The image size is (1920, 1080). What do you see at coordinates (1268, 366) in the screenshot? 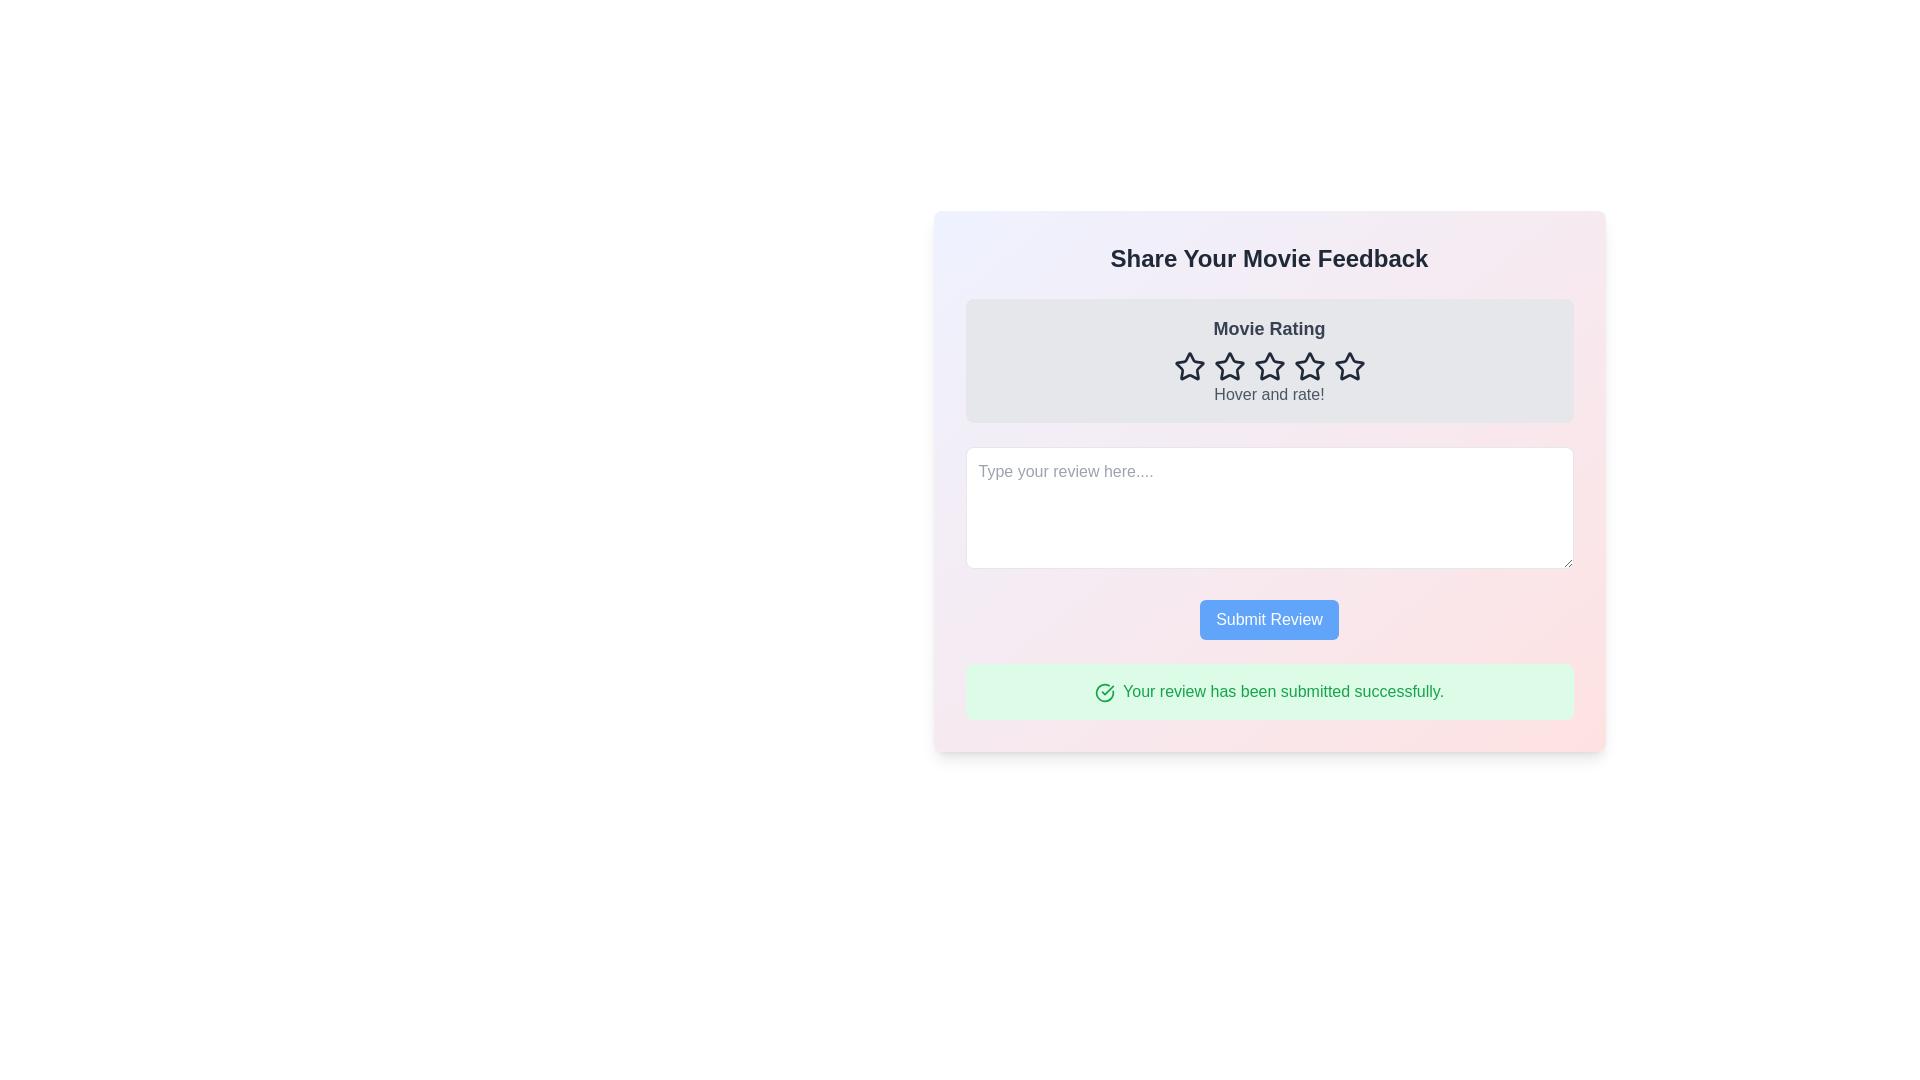
I see `the fourth star icon in the horizontal row of rating stars under the 'Movie Rating' label to rate it` at bounding box center [1268, 366].